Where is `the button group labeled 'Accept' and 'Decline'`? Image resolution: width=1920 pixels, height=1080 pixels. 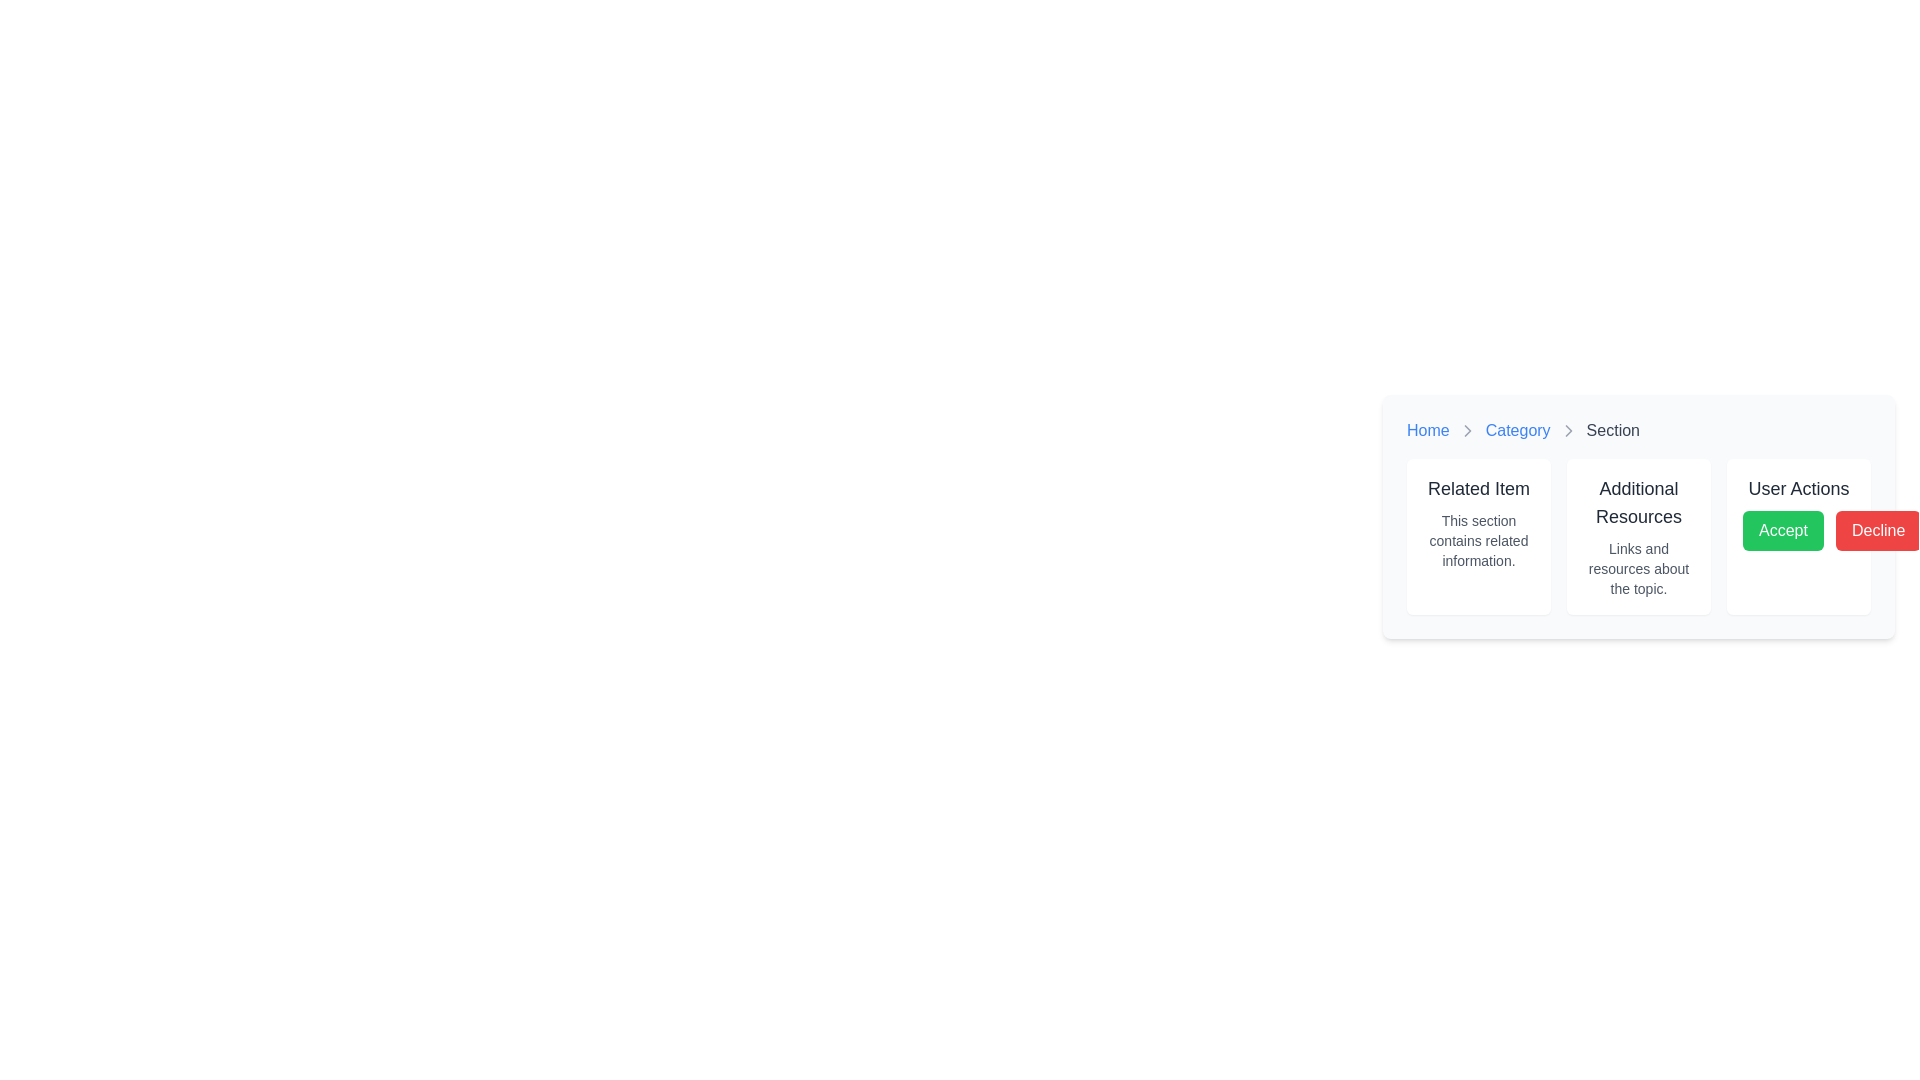 the button group labeled 'Accept' and 'Decline' is located at coordinates (1799, 530).